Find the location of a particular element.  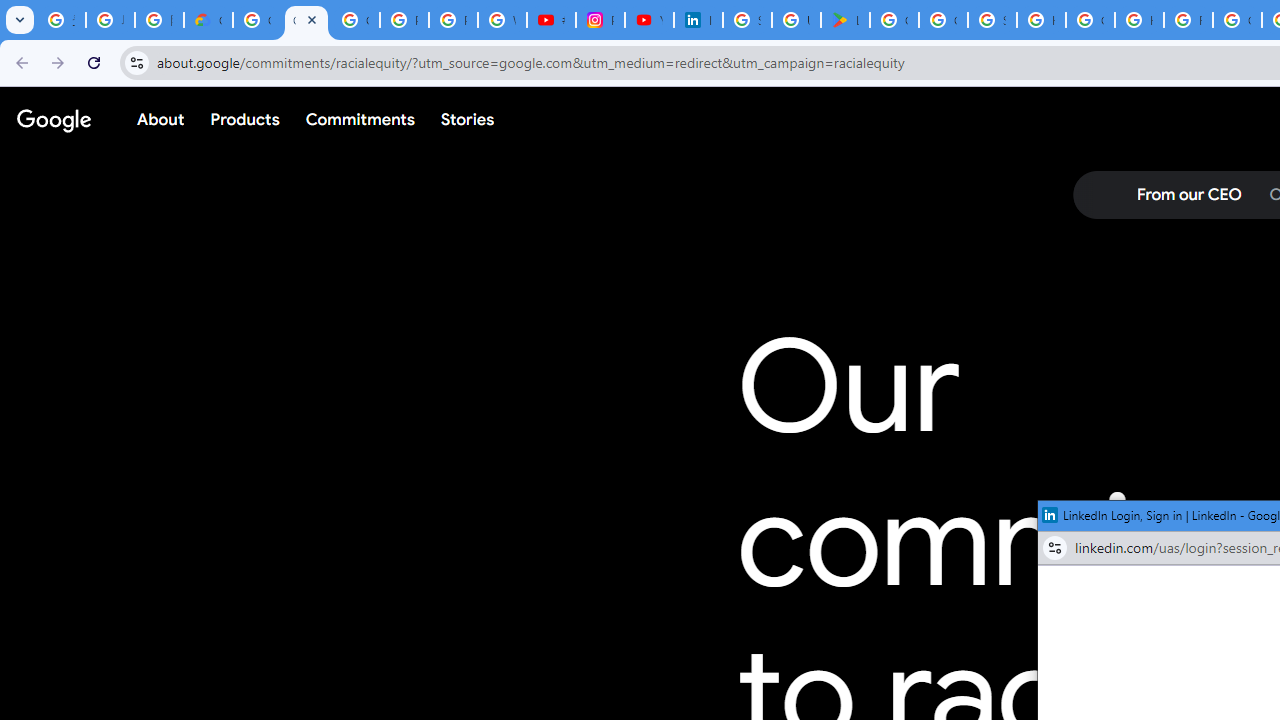

'About' is located at coordinates (161, 119).